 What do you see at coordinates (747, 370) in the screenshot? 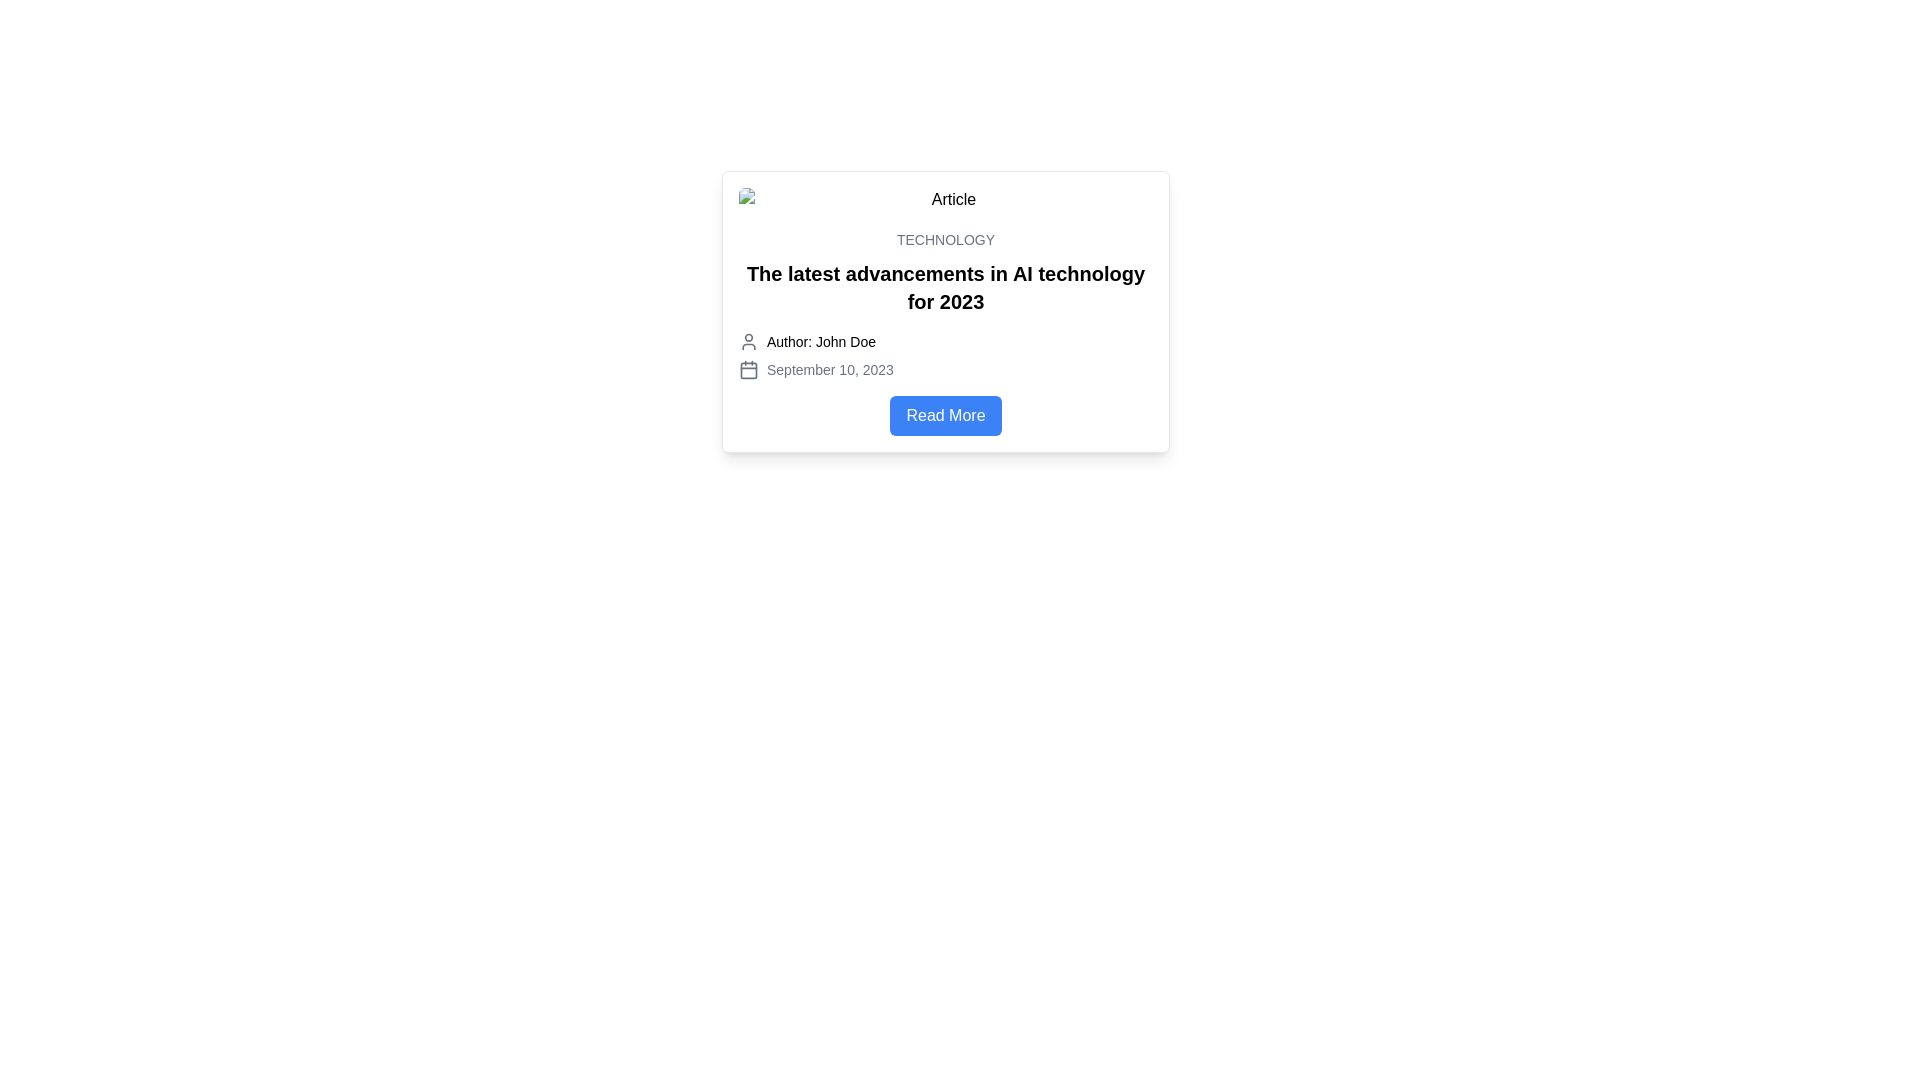
I see `the calendar icon representing date or time-related information located to the left of the text 'September 10, 2023'` at bounding box center [747, 370].